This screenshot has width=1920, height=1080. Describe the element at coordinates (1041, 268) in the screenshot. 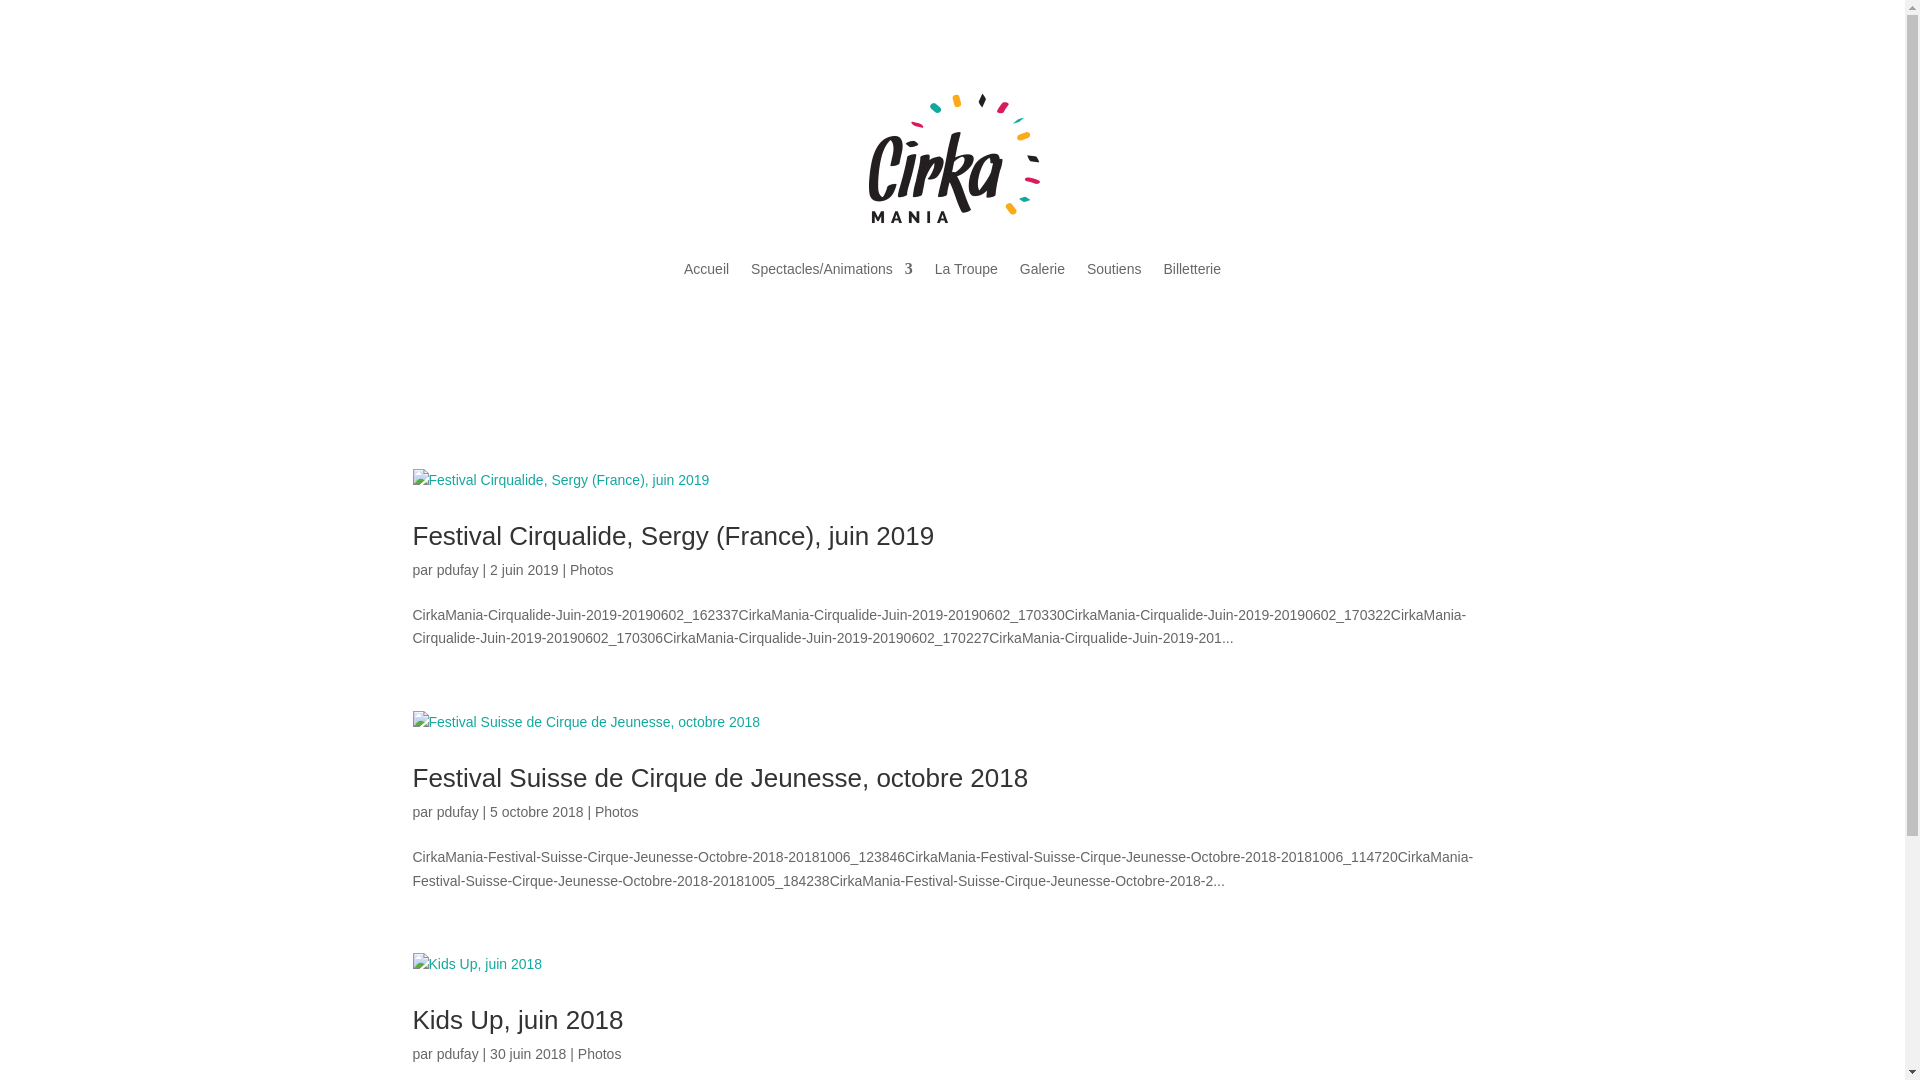

I see `'Galerie'` at that location.